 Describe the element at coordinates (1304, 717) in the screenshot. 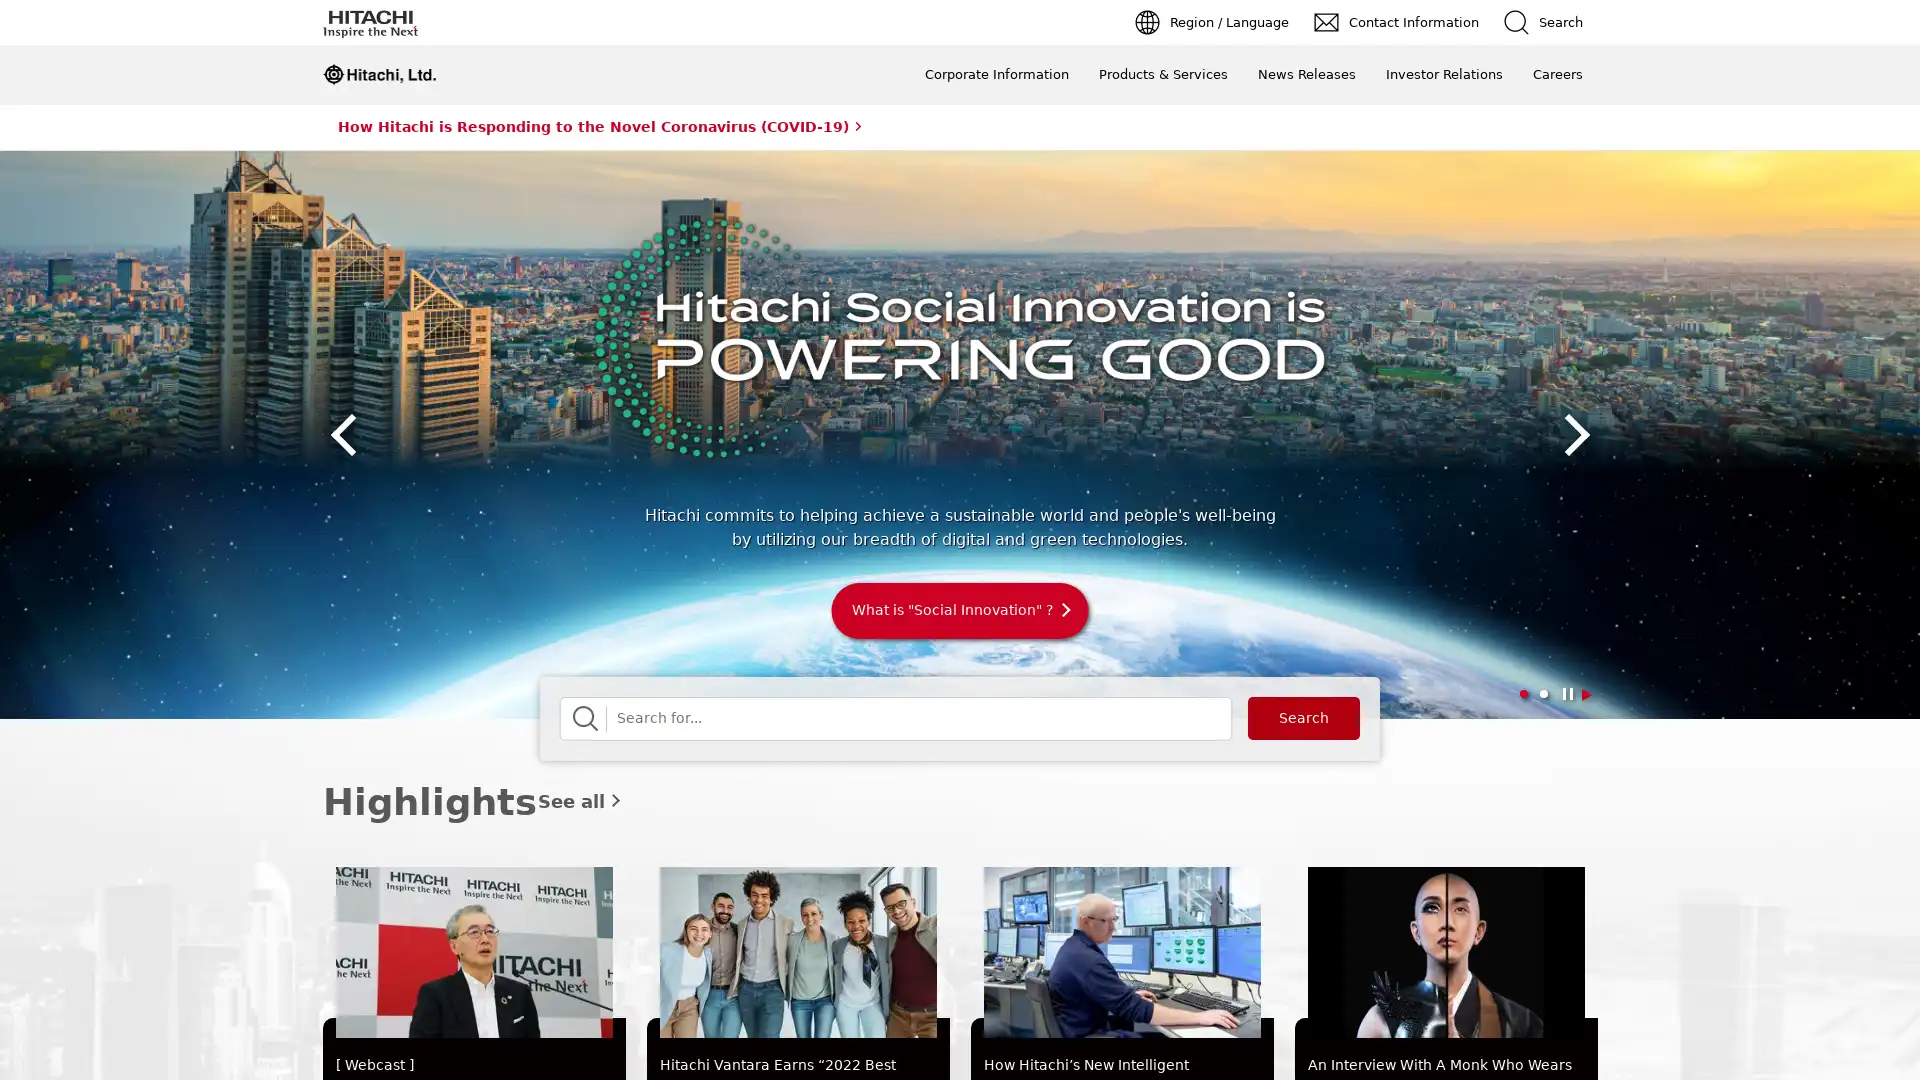

I see `Search` at that location.